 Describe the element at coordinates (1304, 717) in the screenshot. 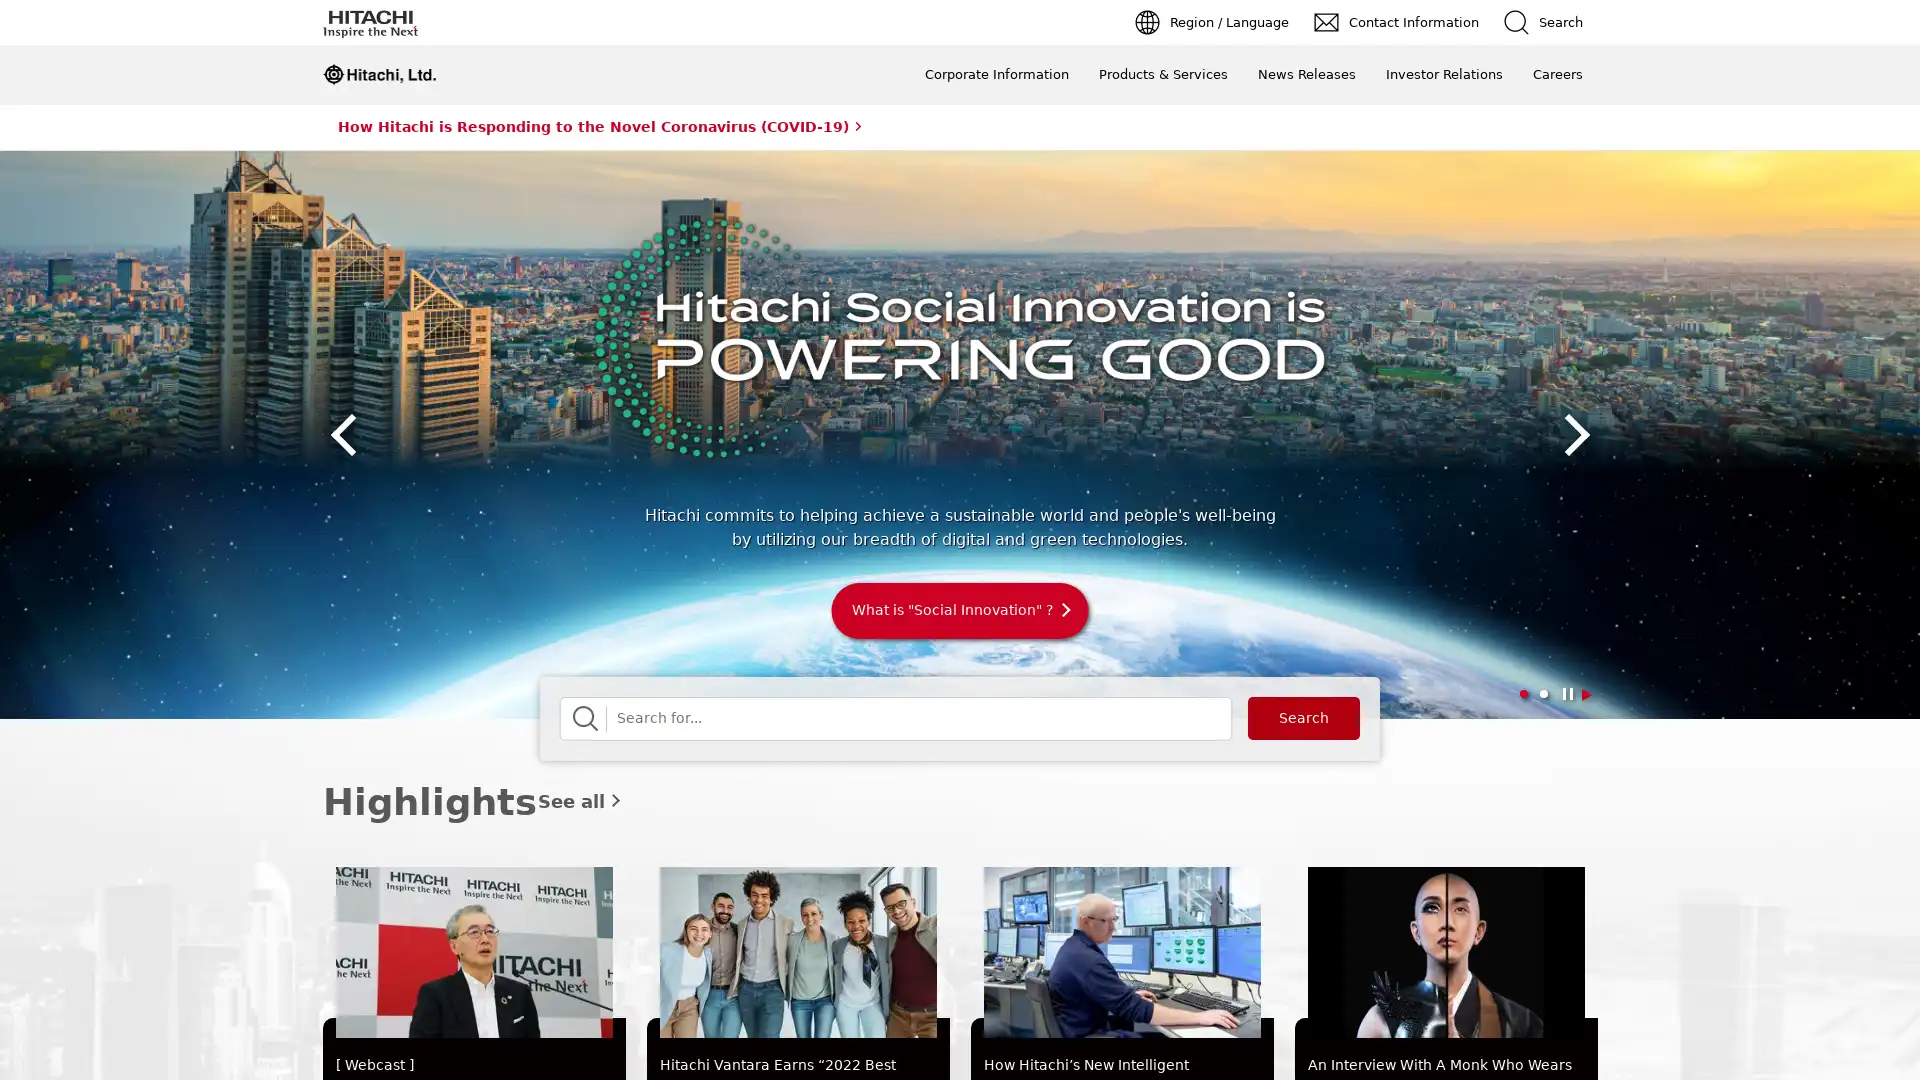

I see `Search` at that location.